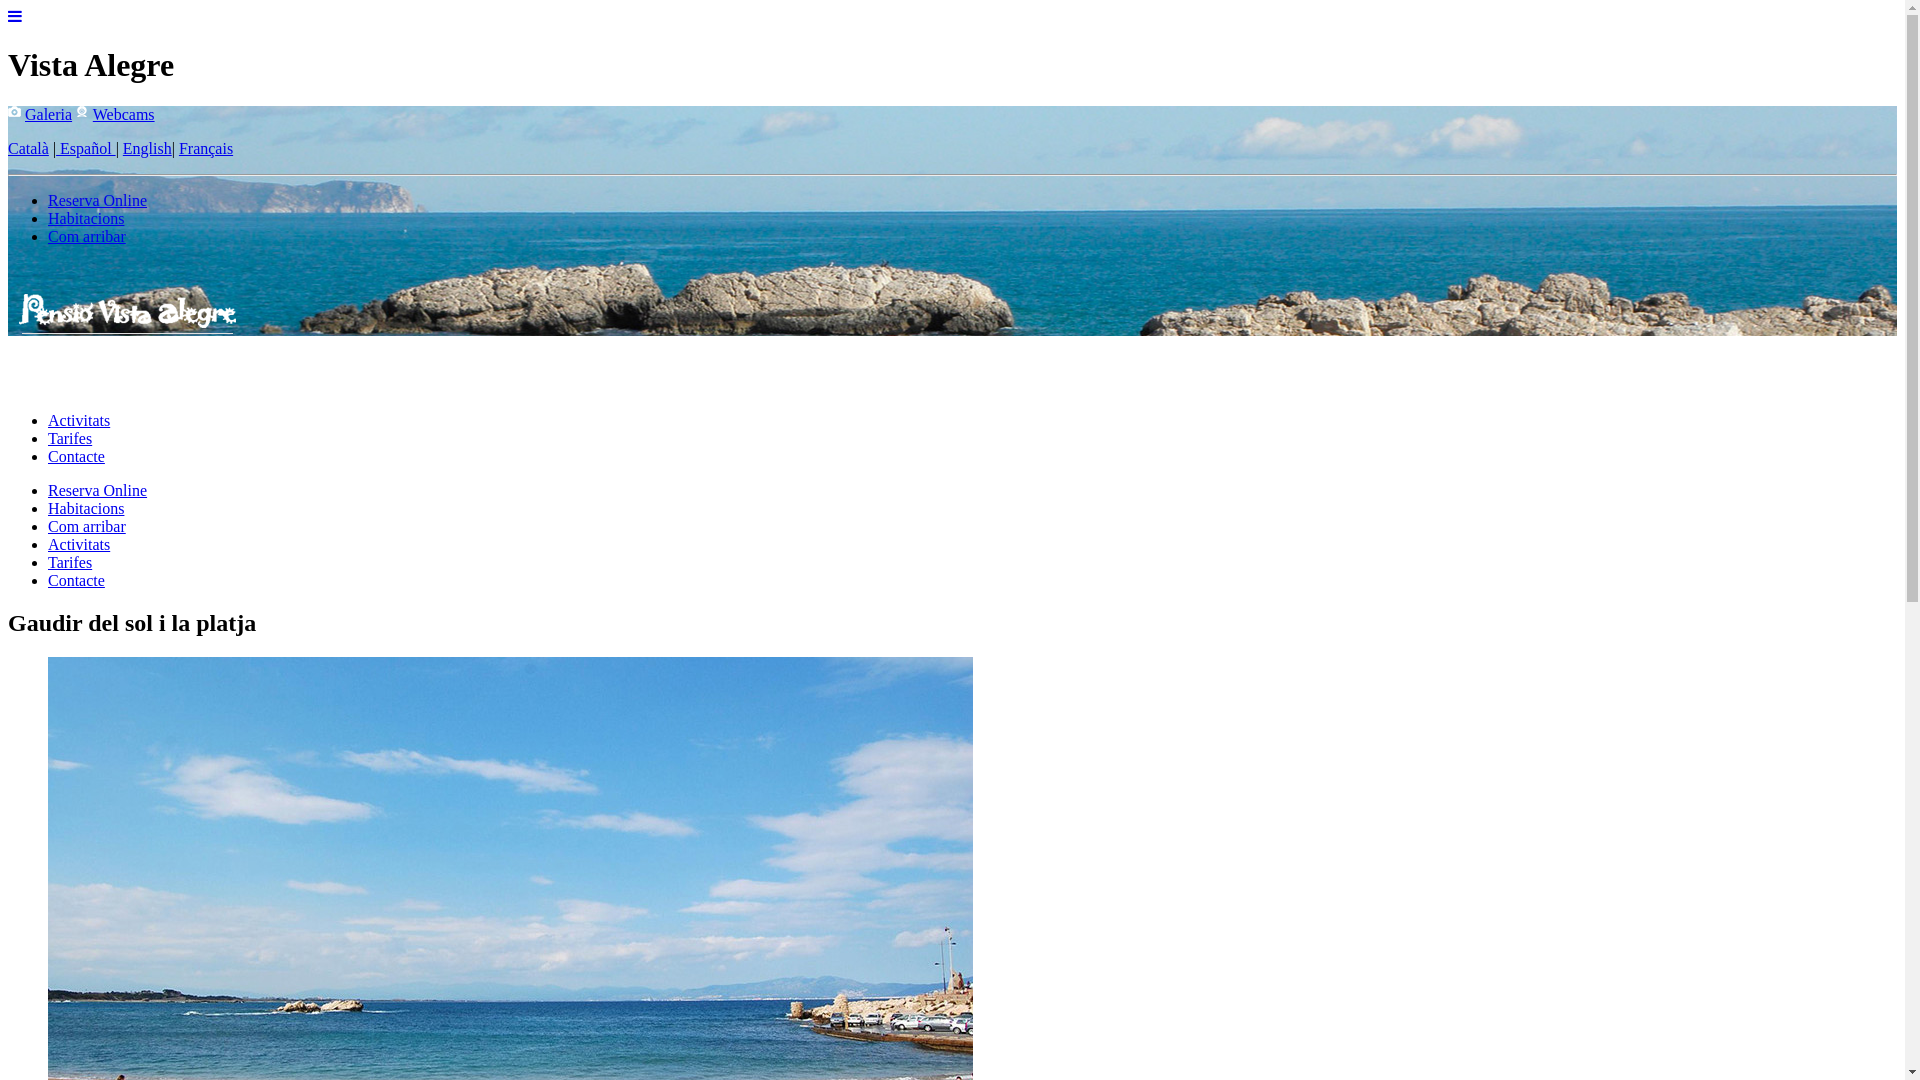 The width and height of the screenshot is (1920, 1080). Describe the element at coordinates (70, 562) in the screenshot. I see `'Tarifes'` at that location.